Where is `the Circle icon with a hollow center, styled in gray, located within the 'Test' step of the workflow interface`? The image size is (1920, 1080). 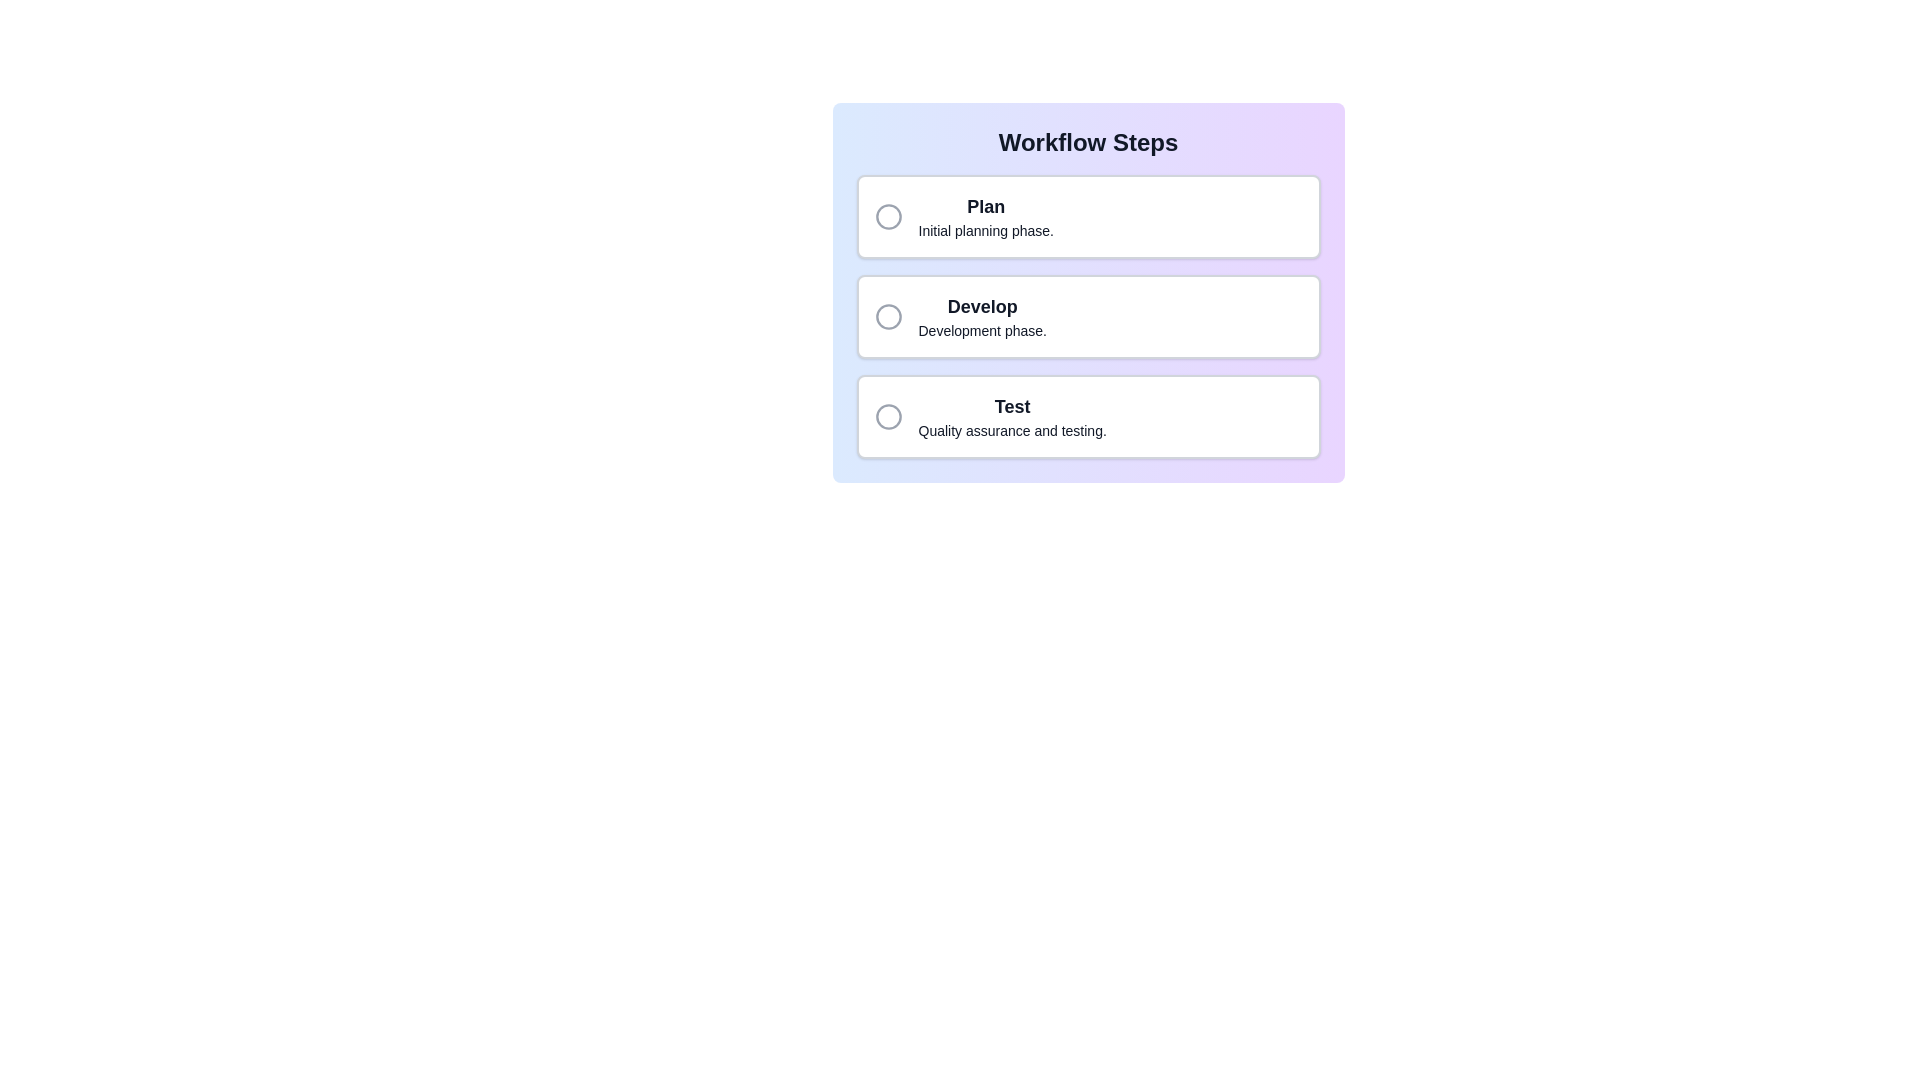
the Circle icon with a hollow center, styled in gray, located within the 'Test' step of the workflow interface is located at coordinates (887, 415).